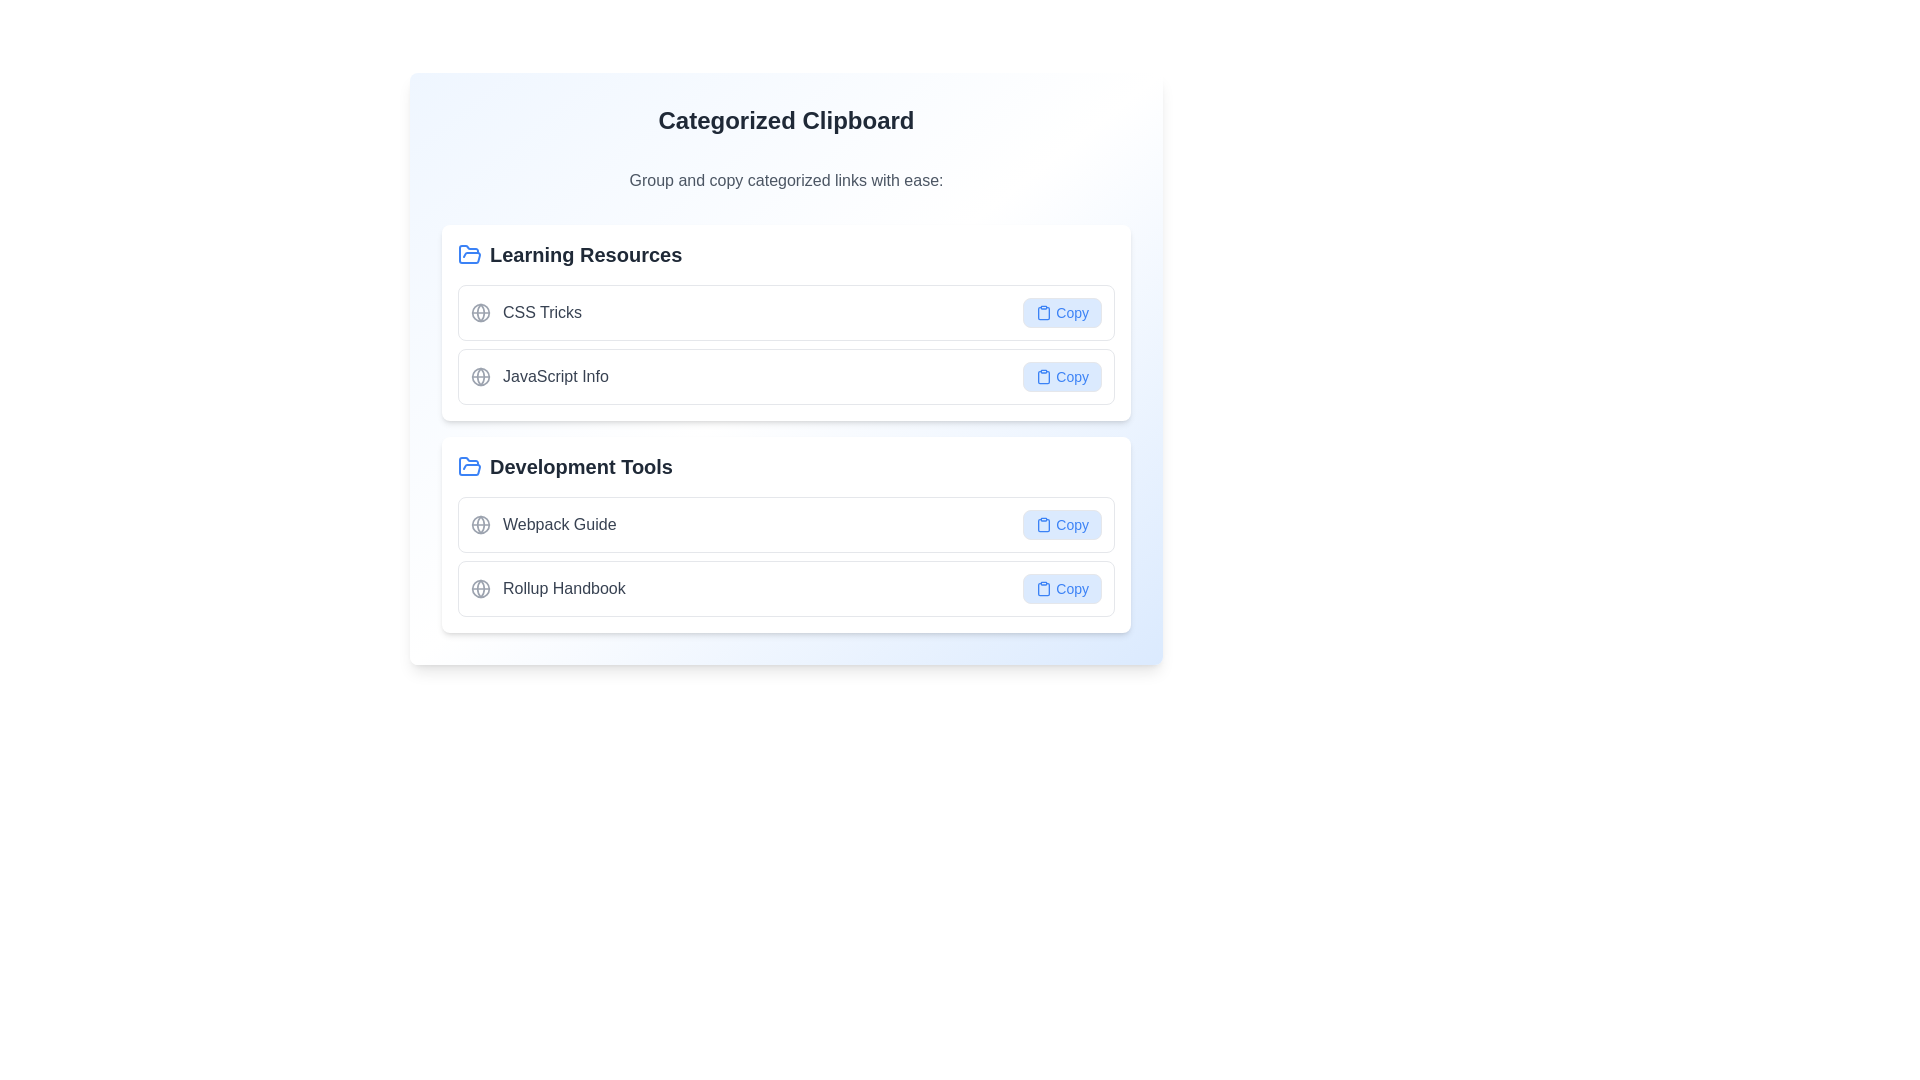 Image resolution: width=1920 pixels, height=1080 pixels. What do you see at coordinates (555, 377) in the screenshot?
I see `the text label displaying 'JavaScript Info'` at bounding box center [555, 377].